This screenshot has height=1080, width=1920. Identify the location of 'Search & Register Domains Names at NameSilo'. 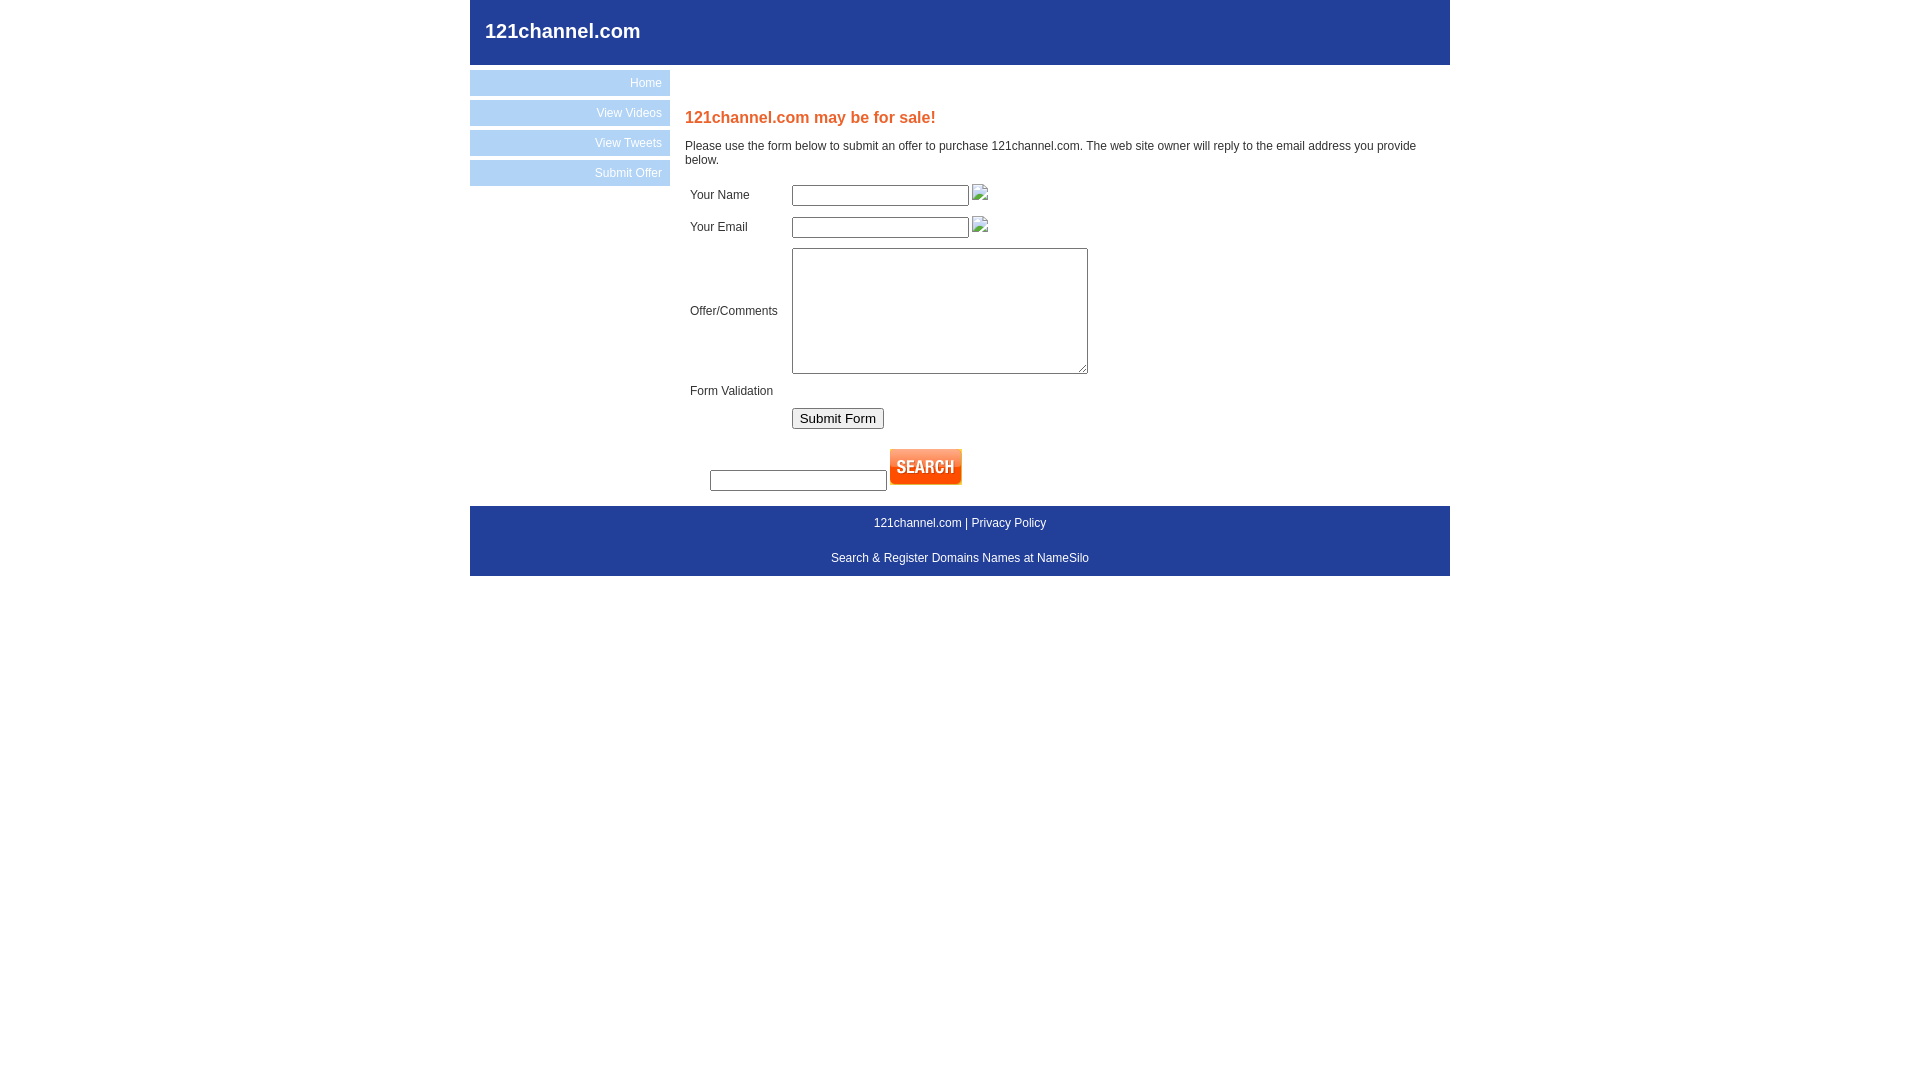
(960, 558).